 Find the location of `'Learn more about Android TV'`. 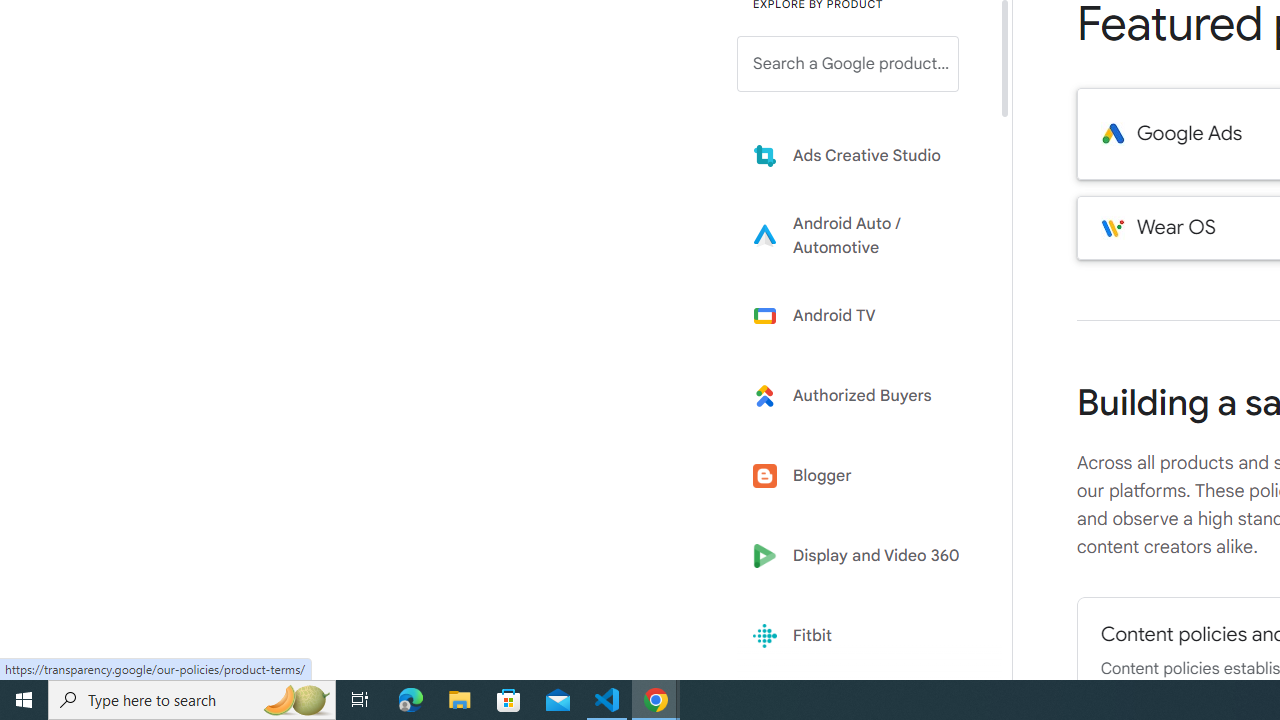

'Learn more about Android TV' is located at coordinates (862, 315).